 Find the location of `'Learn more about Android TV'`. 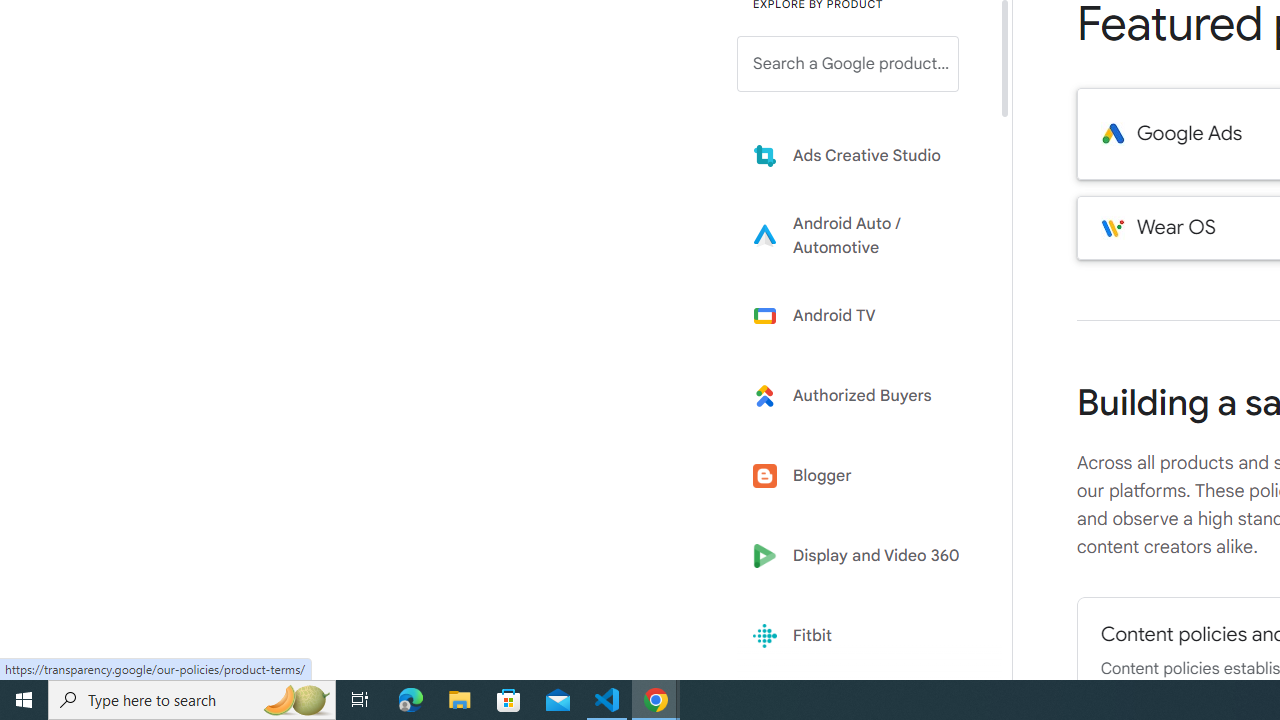

'Learn more about Android TV' is located at coordinates (862, 315).